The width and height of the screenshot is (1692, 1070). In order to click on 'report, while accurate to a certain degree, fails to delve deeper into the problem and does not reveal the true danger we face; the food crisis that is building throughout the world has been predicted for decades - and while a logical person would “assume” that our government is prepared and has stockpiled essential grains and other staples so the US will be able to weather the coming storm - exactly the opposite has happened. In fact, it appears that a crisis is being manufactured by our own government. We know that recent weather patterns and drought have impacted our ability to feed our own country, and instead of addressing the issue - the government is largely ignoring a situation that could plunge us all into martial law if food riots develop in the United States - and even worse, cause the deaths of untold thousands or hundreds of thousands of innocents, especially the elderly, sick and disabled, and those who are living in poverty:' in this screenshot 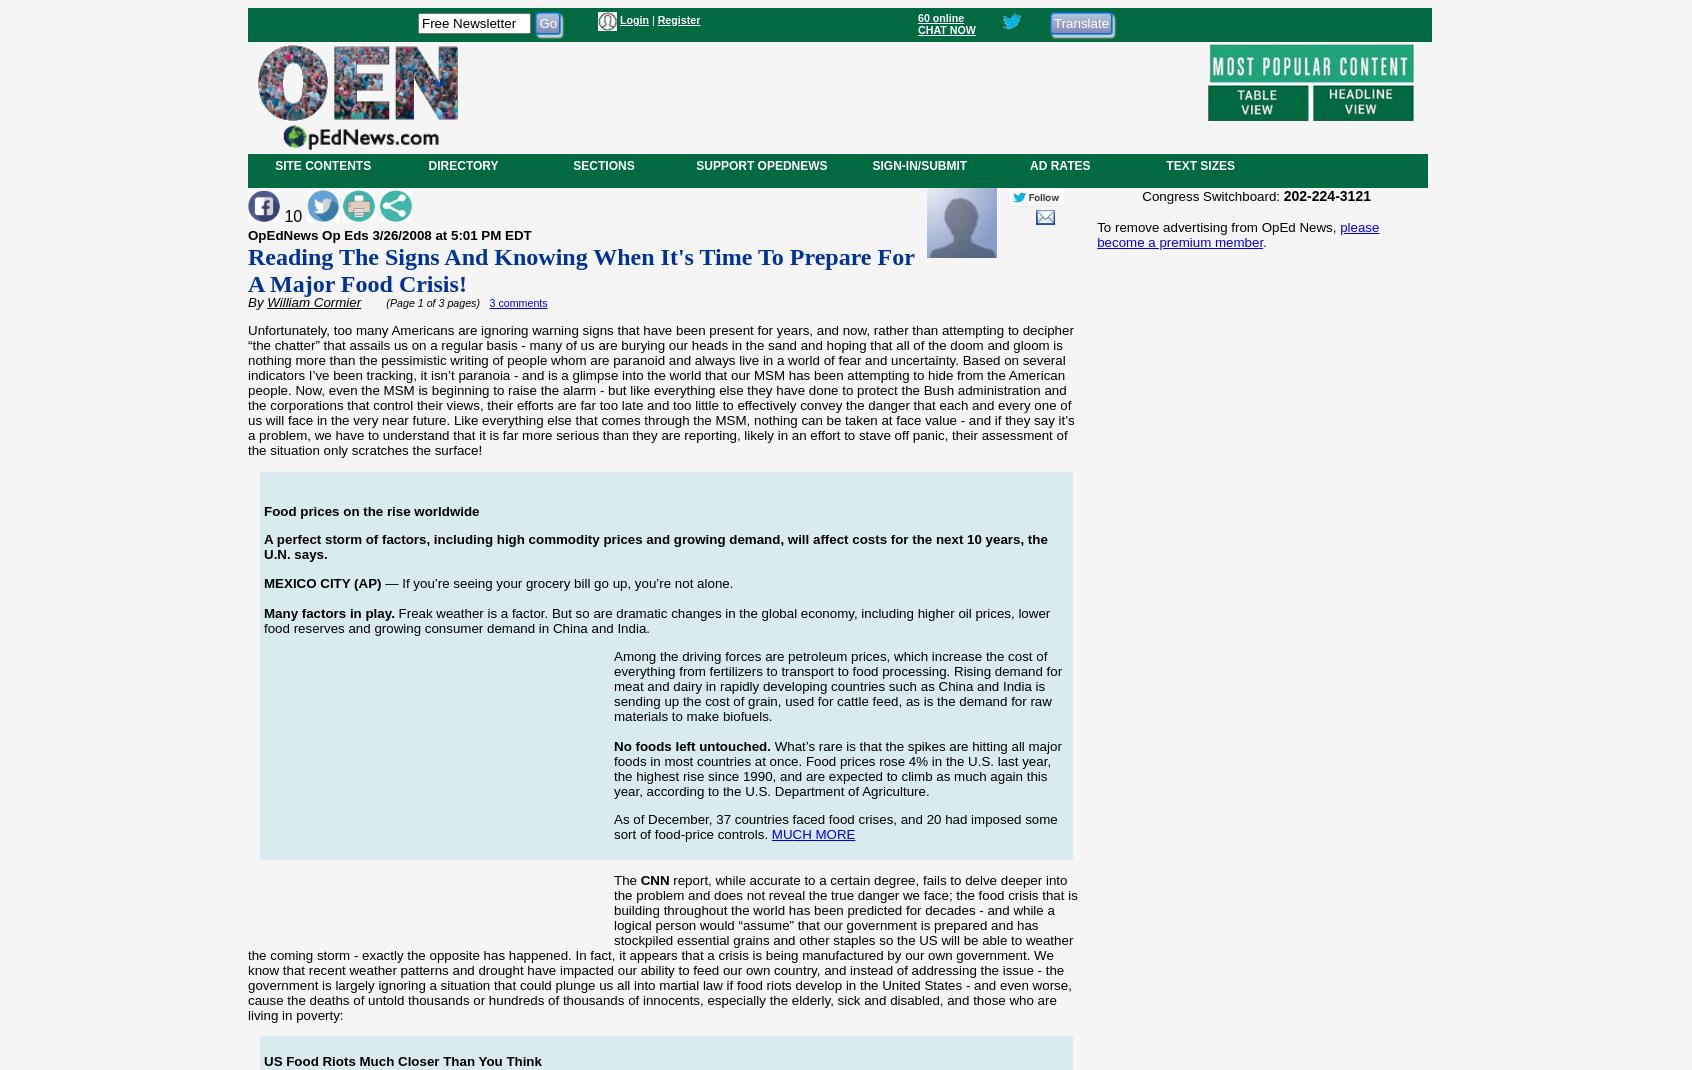, I will do `click(662, 945)`.